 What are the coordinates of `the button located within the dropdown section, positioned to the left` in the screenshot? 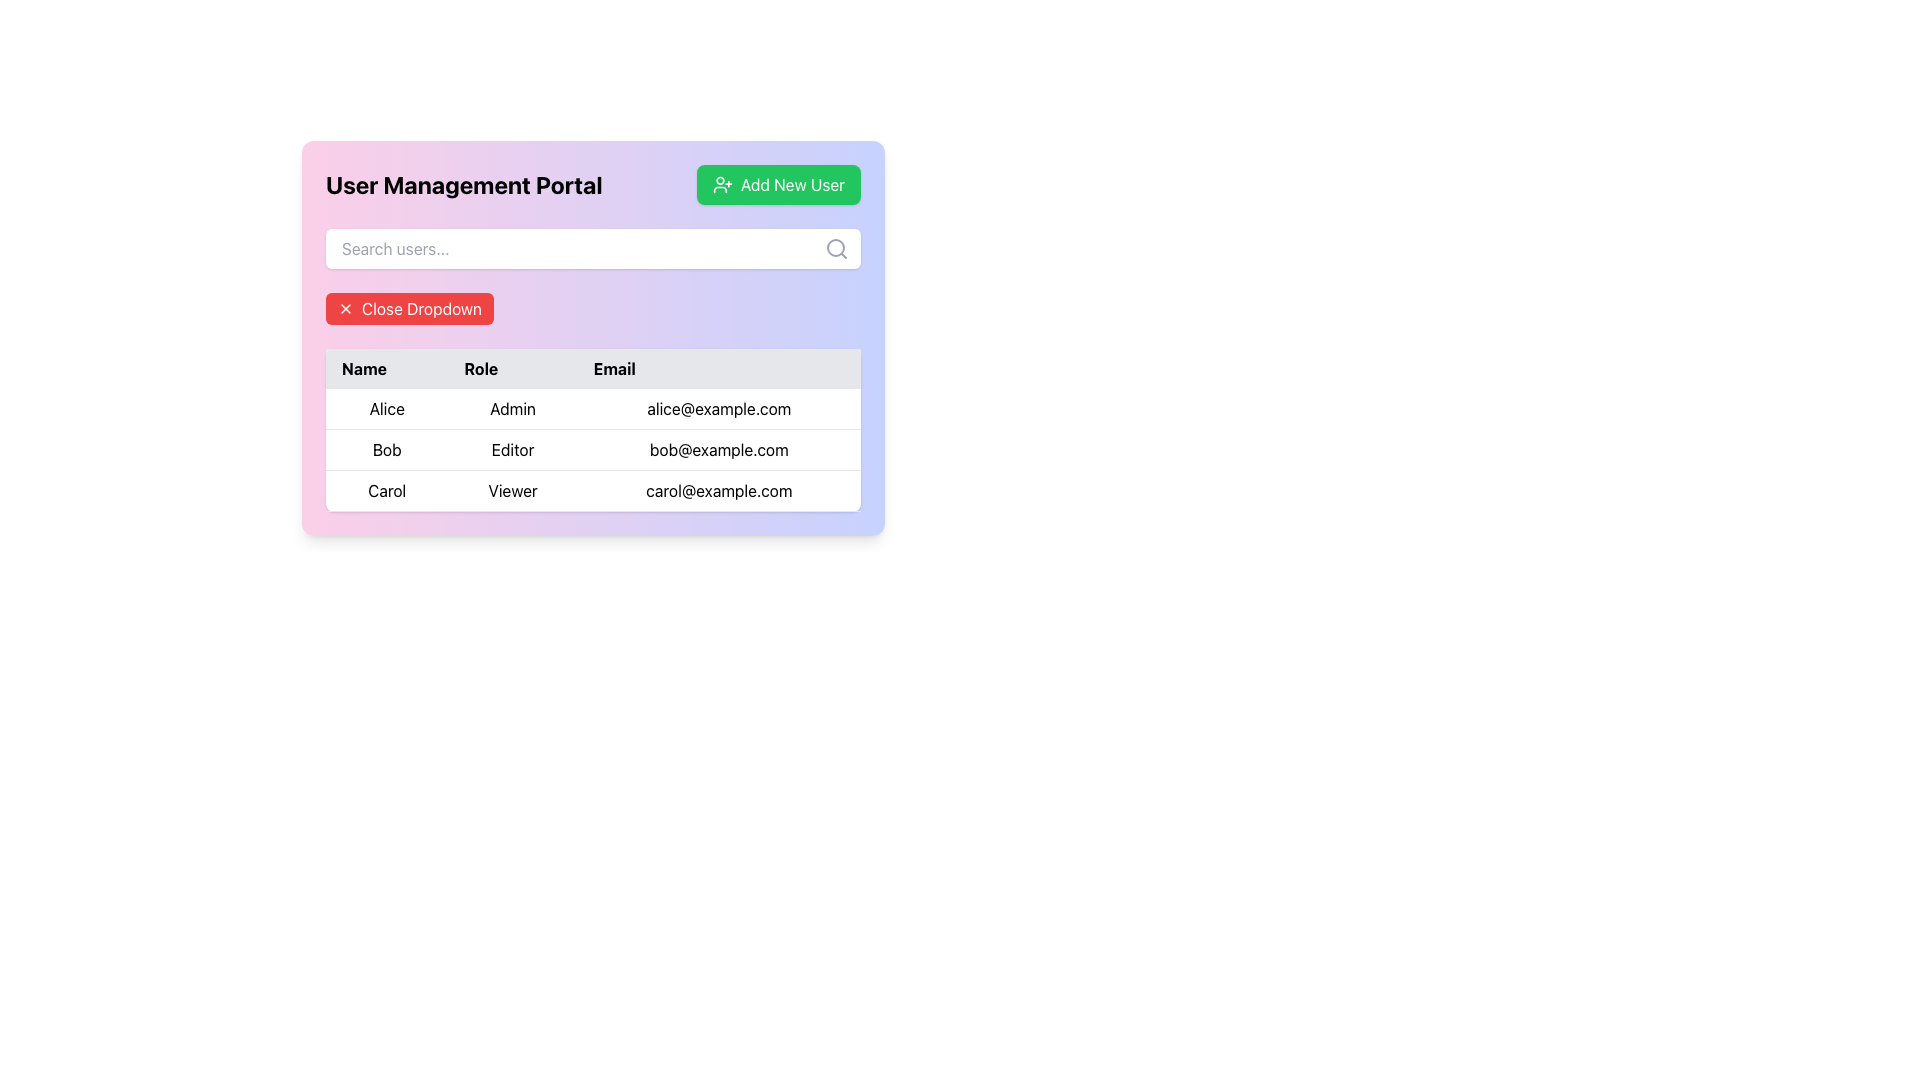 It's located at (592, 308).